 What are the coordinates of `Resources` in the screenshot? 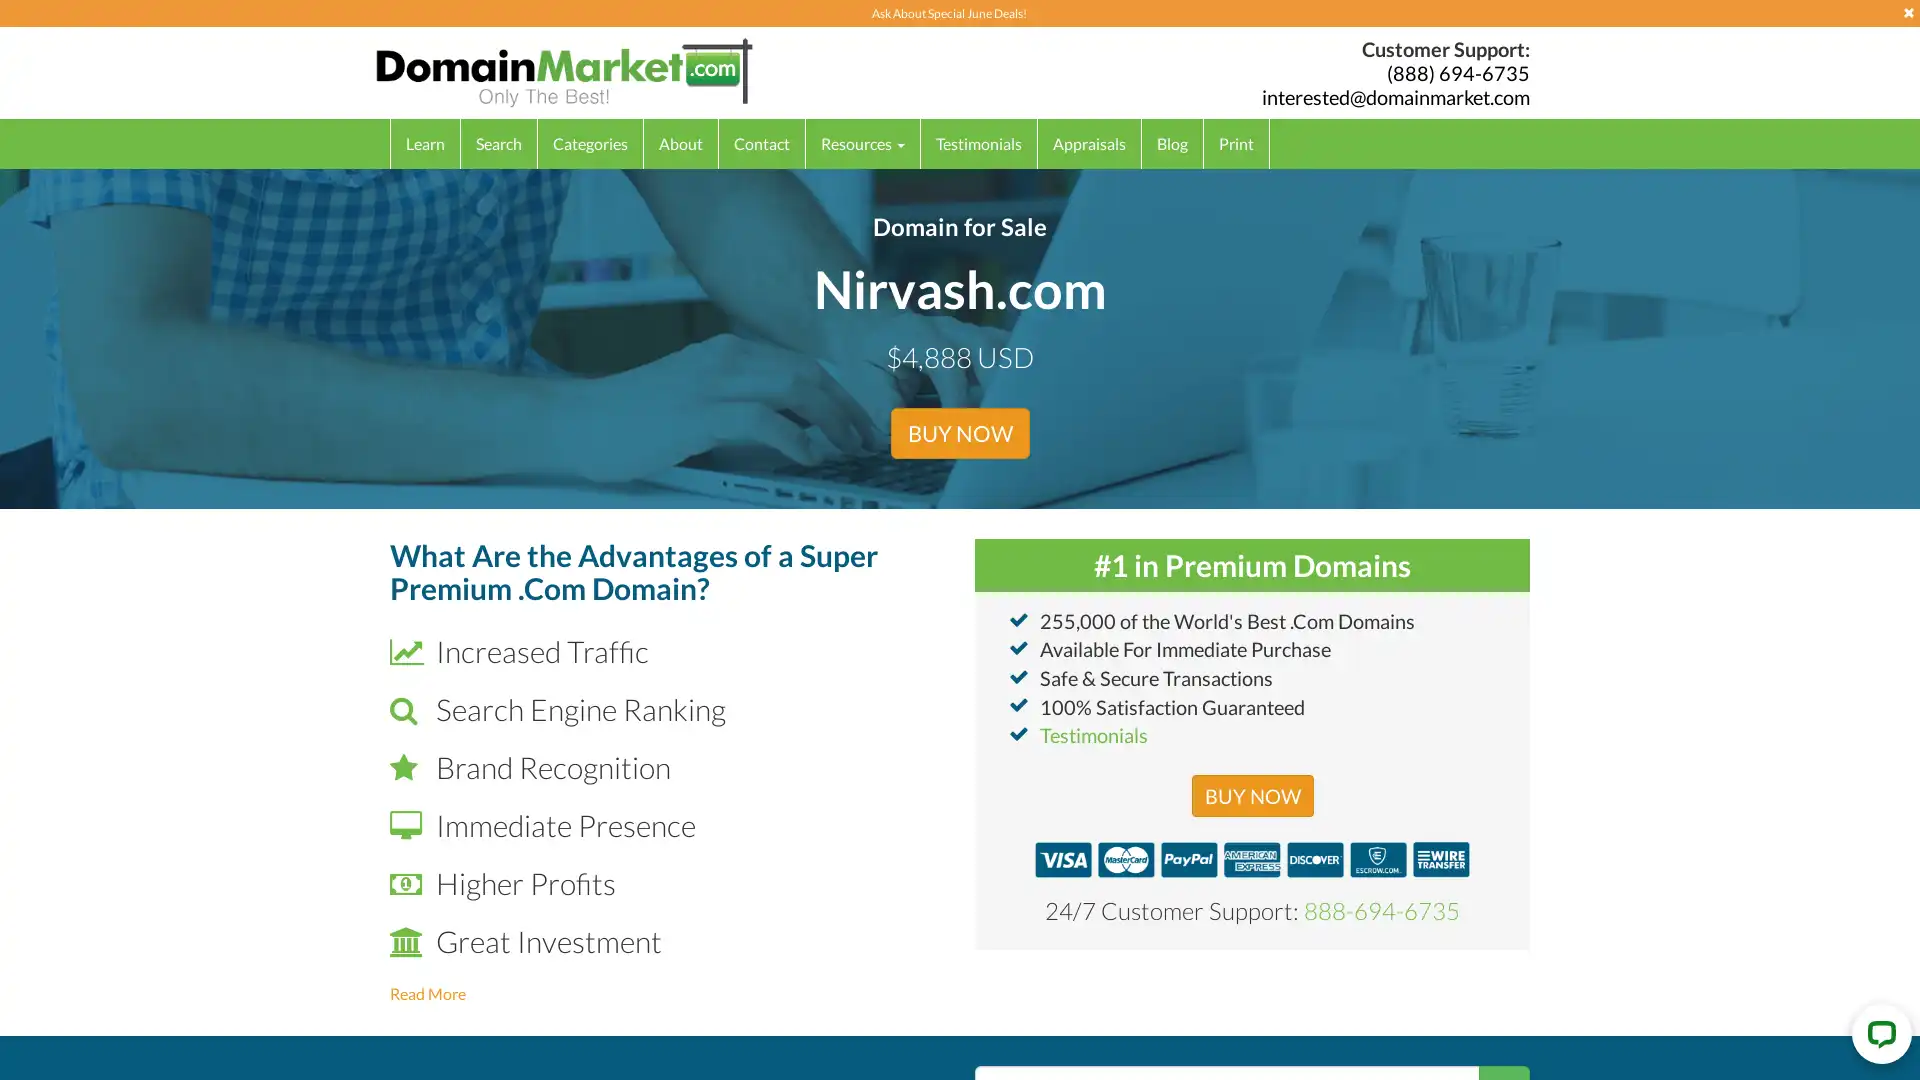 It's located at (863, 142).